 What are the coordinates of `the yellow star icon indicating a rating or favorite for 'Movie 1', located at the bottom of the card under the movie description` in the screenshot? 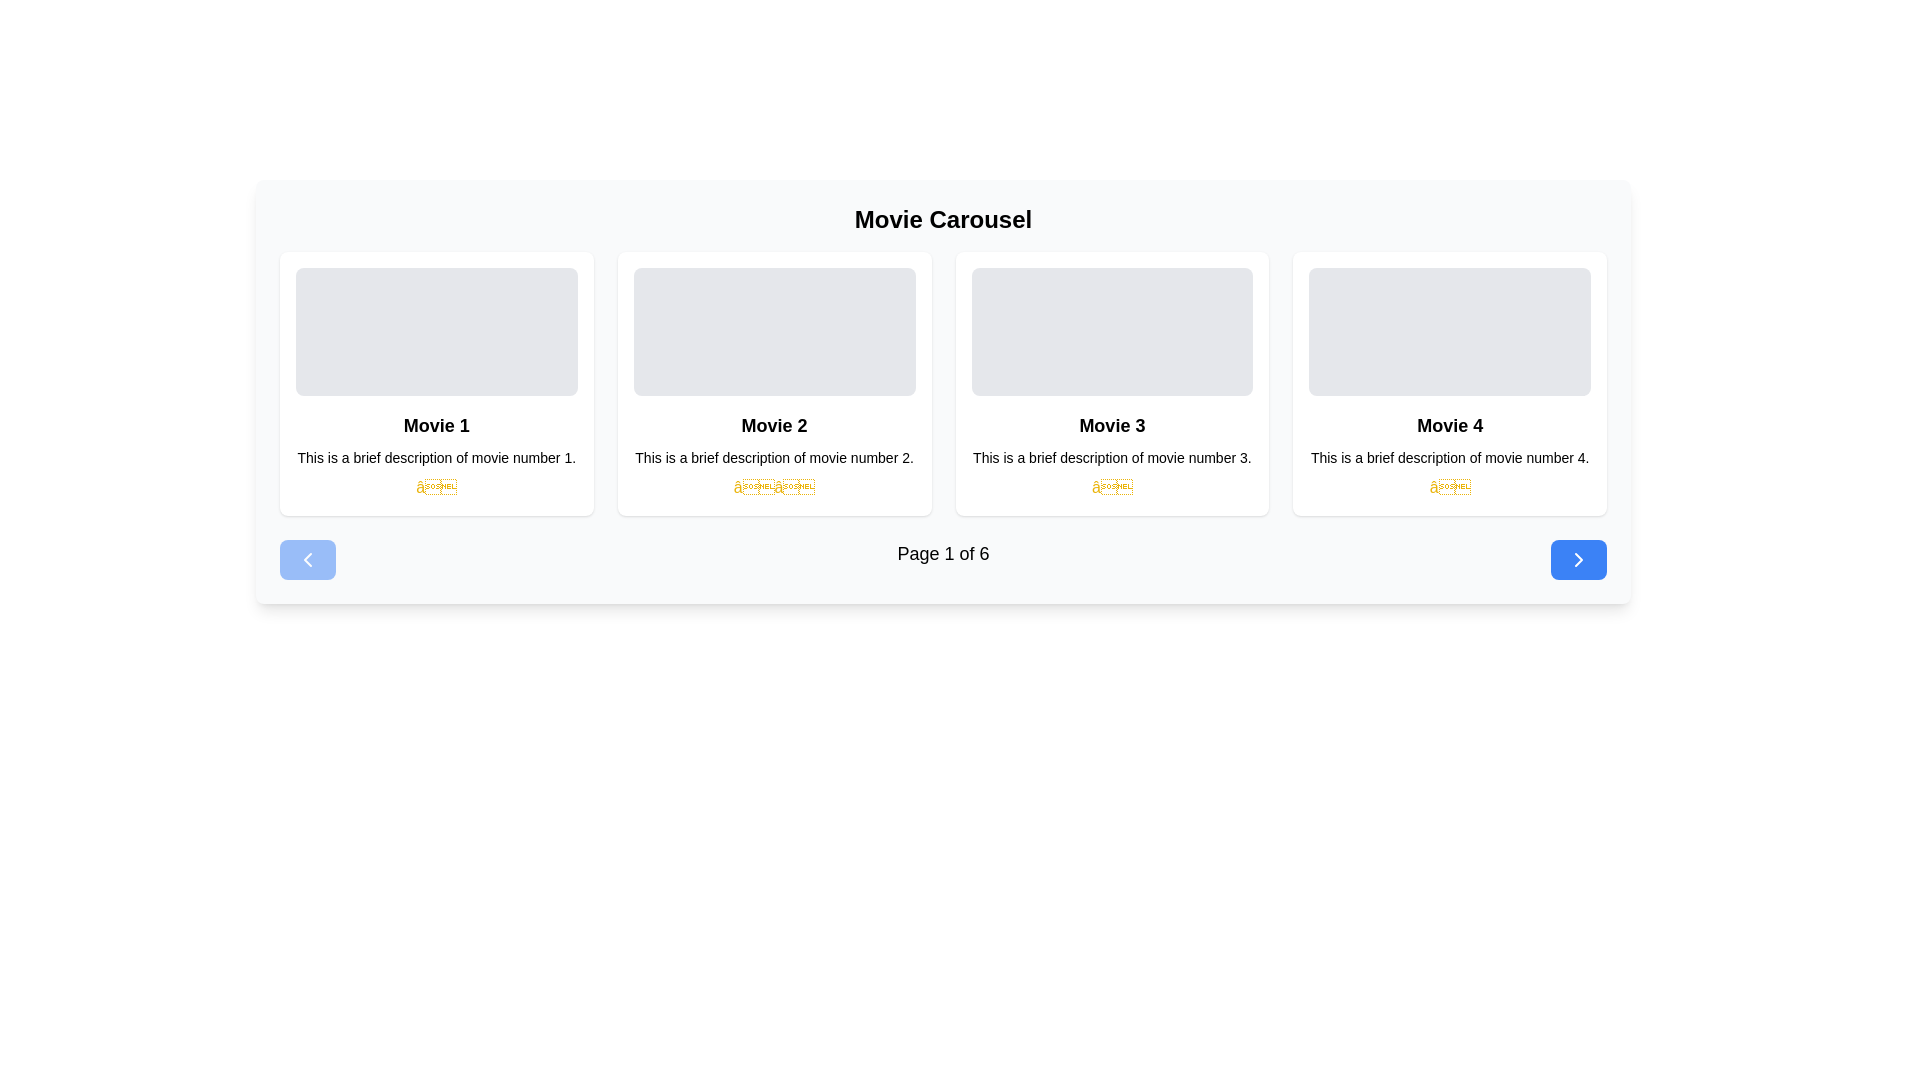 It's located at (435, 488).